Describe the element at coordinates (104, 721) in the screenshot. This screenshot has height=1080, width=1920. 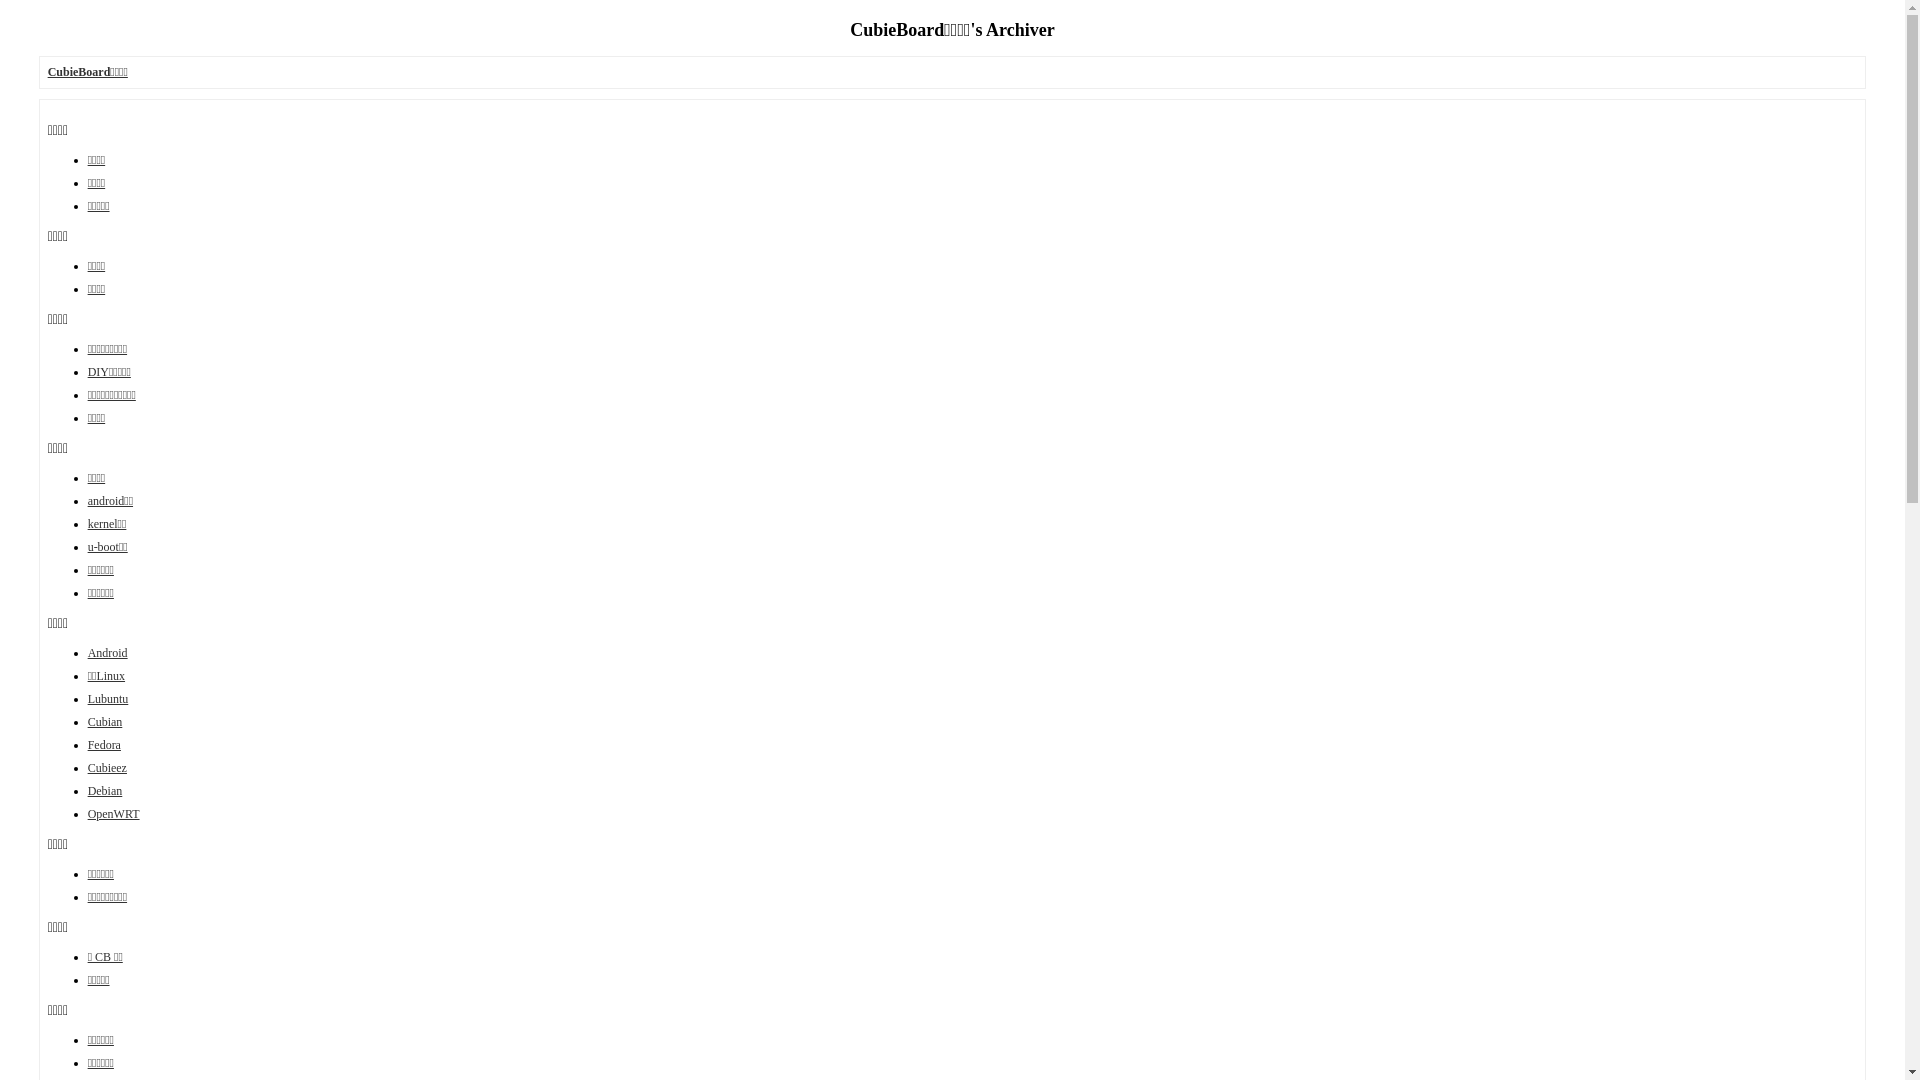
I see `'Cubian'` at that location.